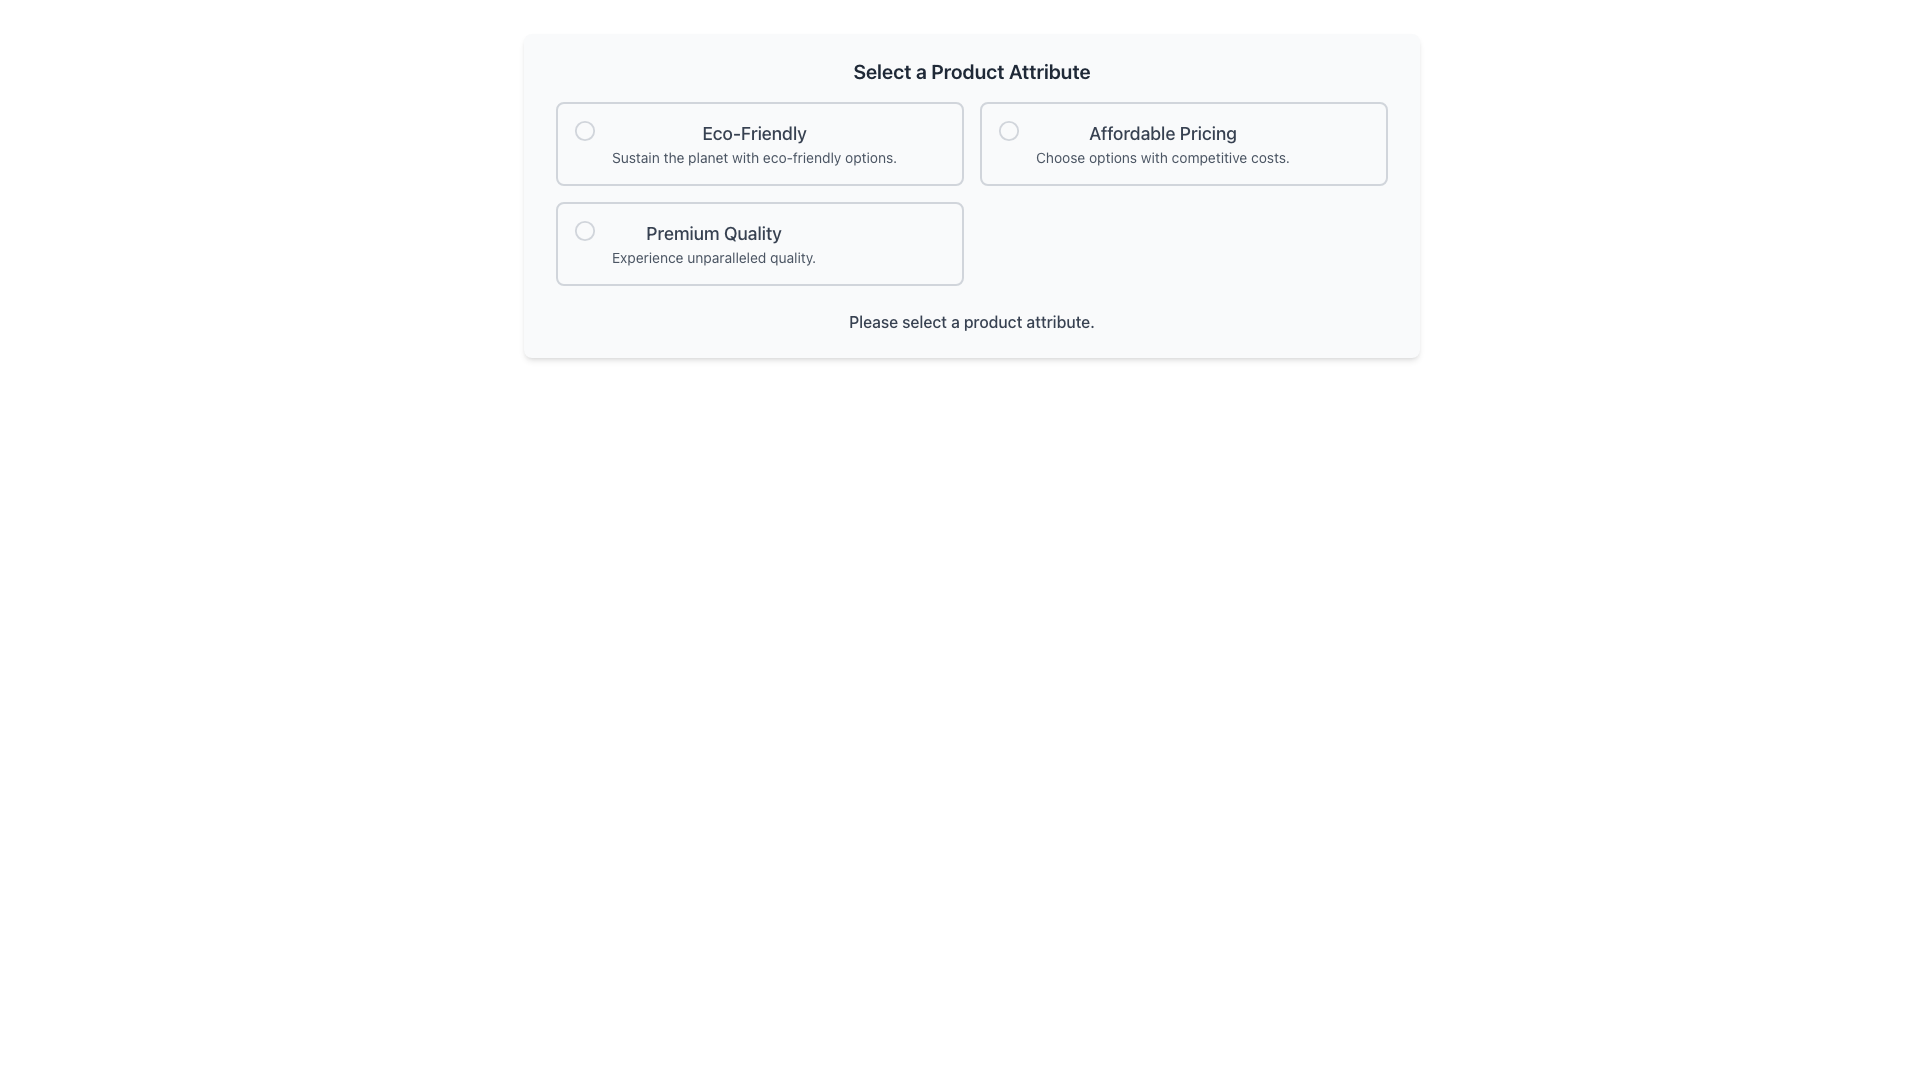 This screenshot has width=1920, height=1080. What do you see at coordinates (584, 230) in the screenshot?
I see `the circular radio button indicator associated with the label 'Premium Quality' to trigger potential visual feedback` at bounding box center [584, 230].